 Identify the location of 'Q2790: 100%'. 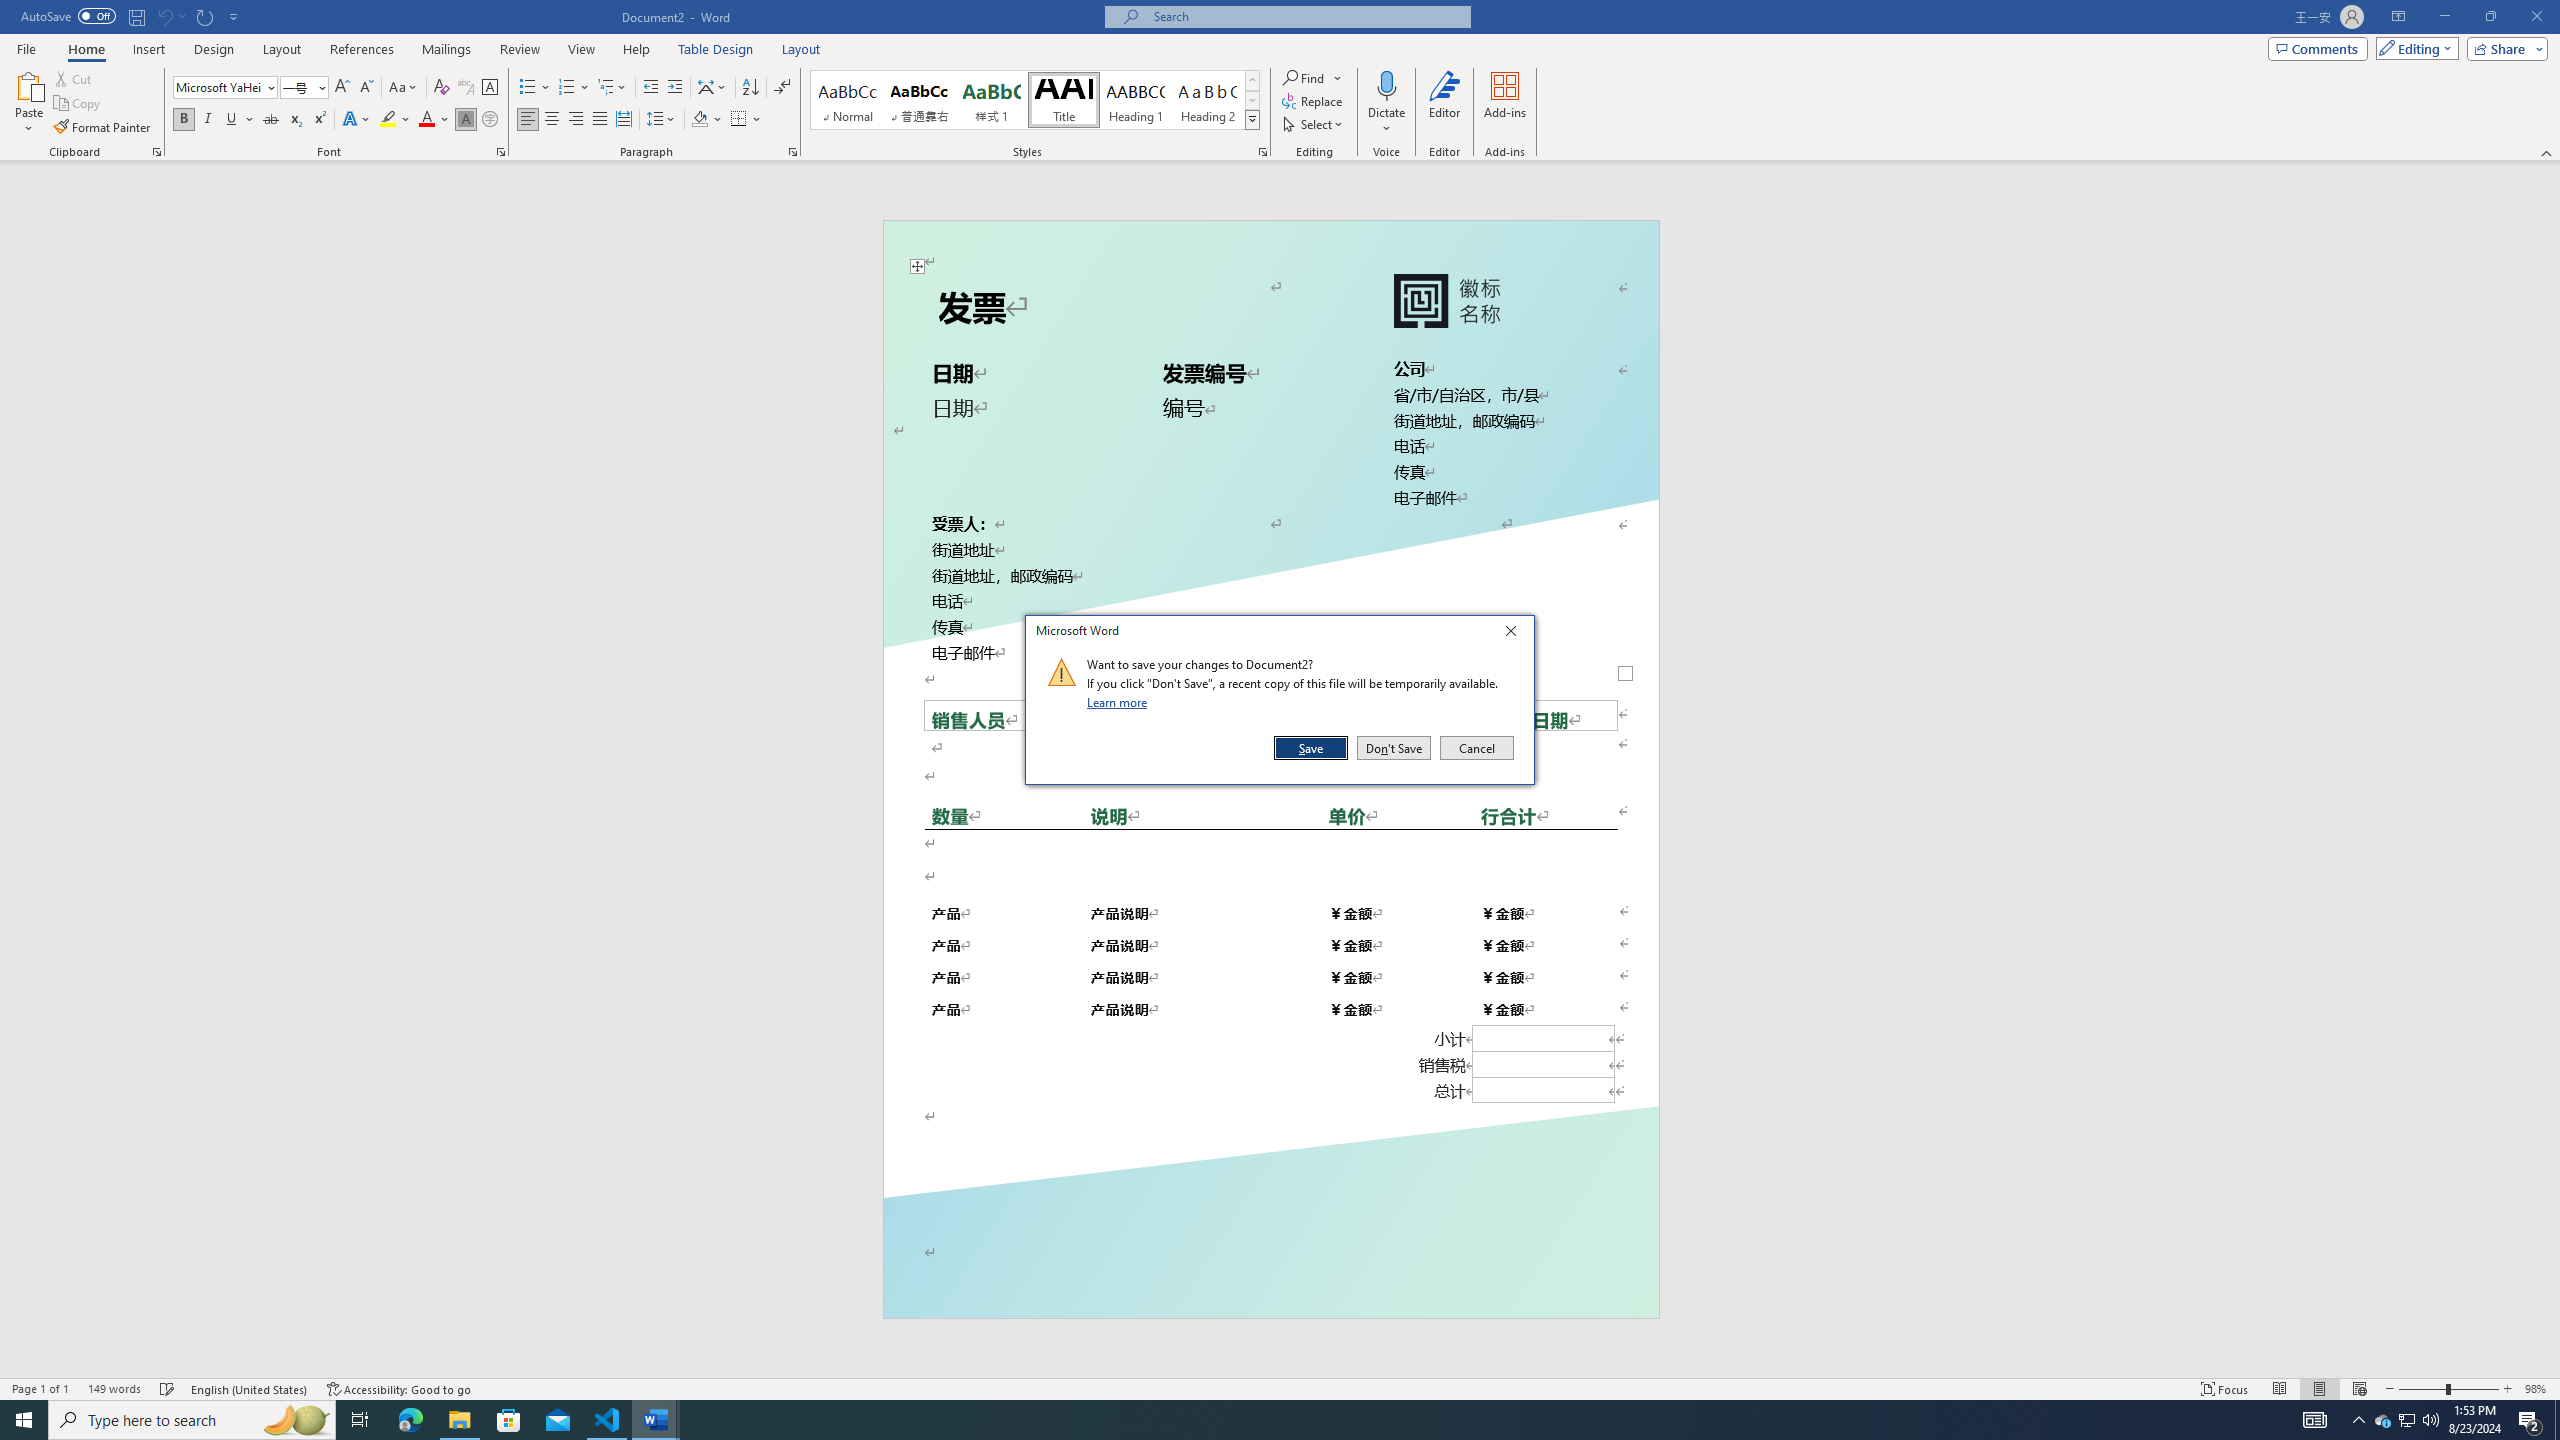
(2429, 1418).